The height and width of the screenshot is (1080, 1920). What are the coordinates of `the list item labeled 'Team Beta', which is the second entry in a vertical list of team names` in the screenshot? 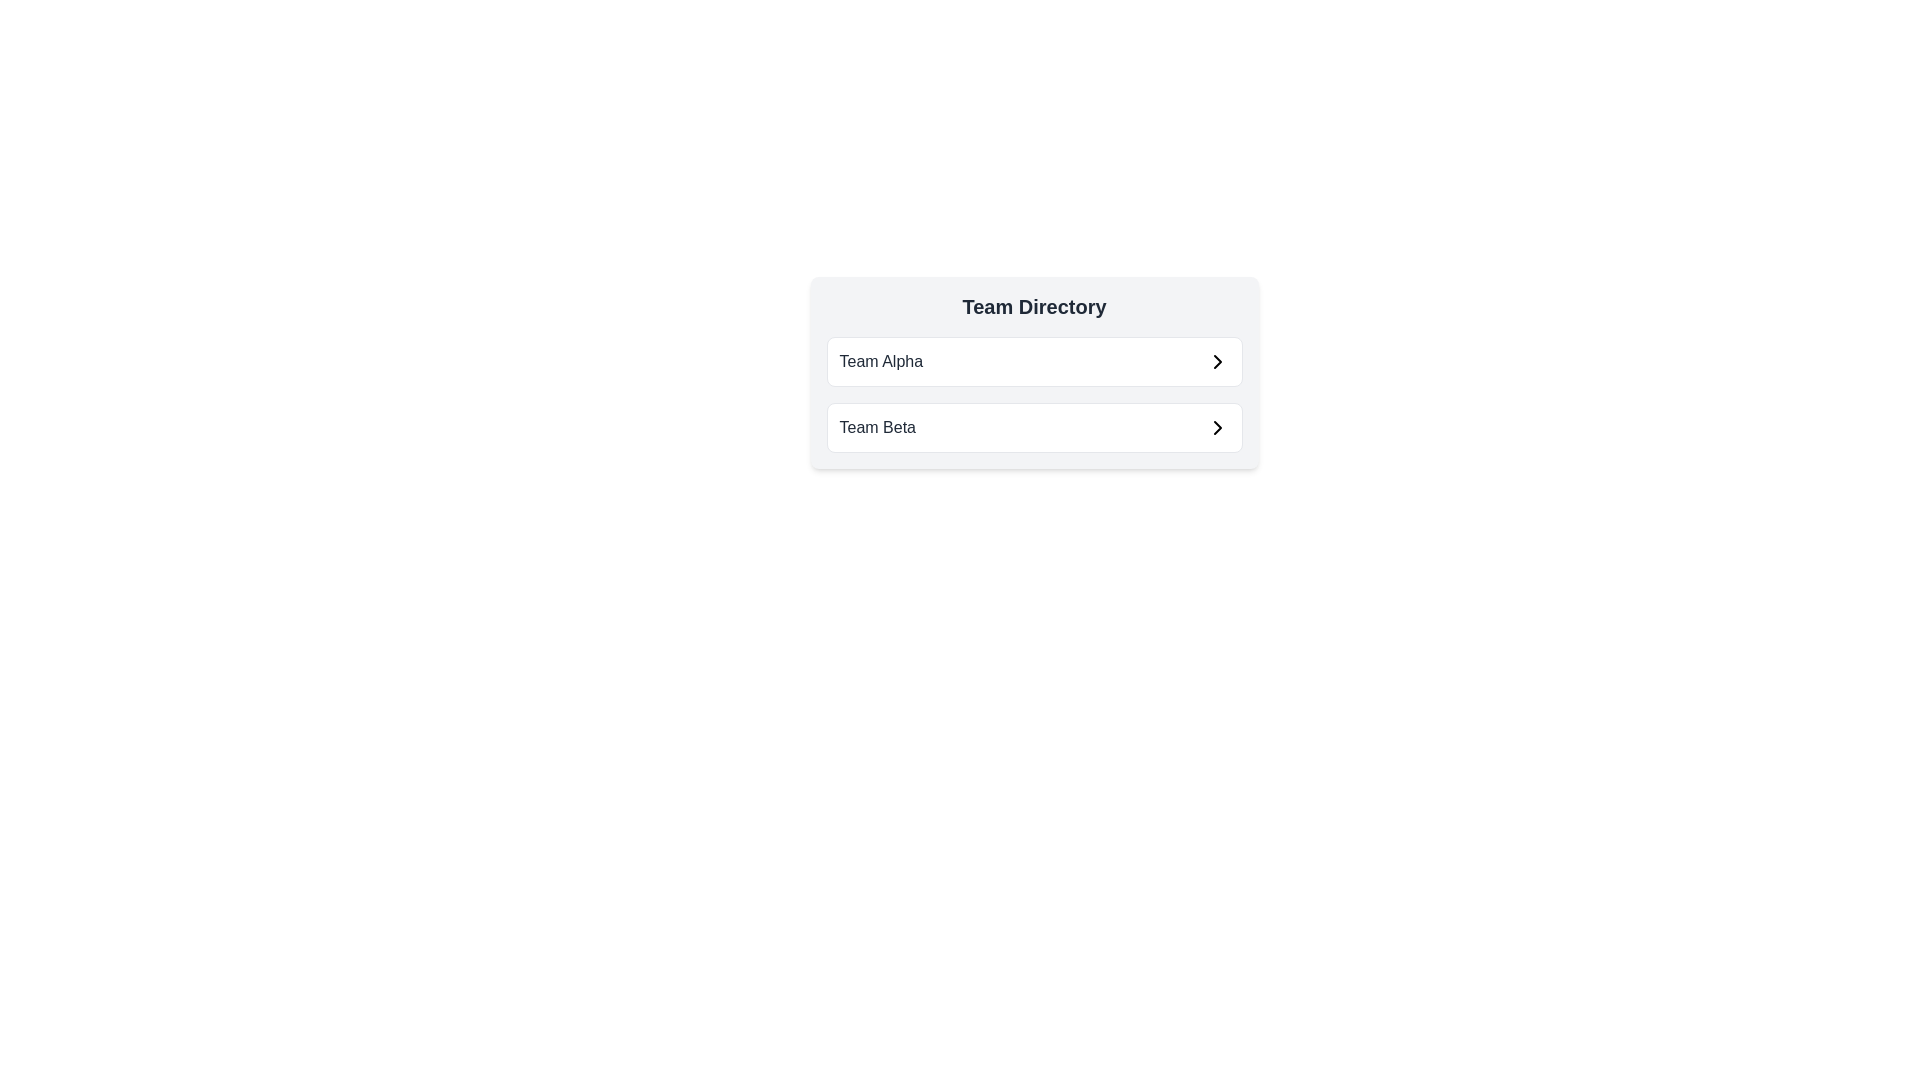 It's located at (1034, 427).